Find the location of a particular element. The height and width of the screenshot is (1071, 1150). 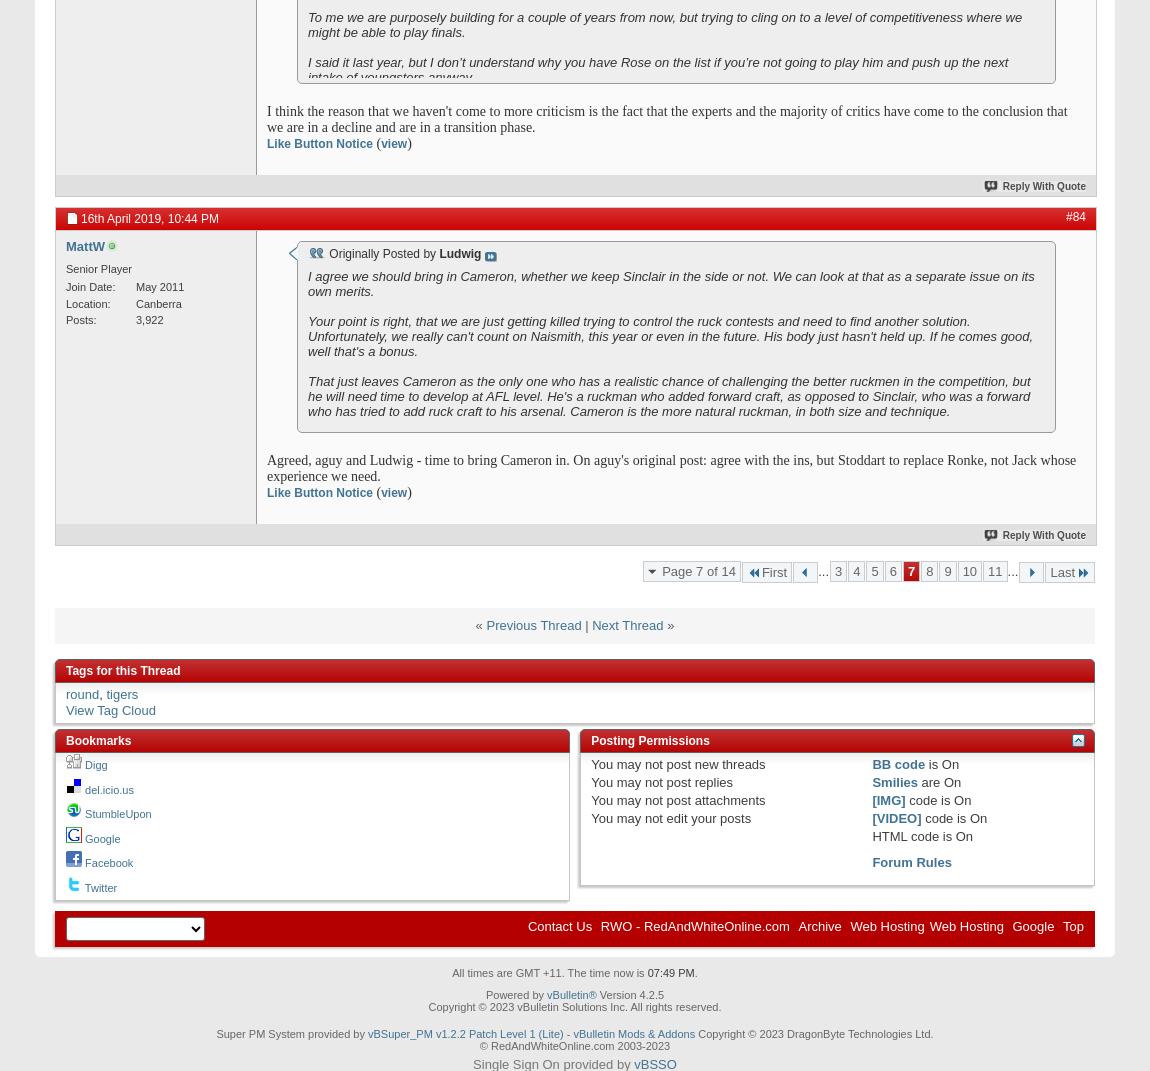

'[IMG]' is located at coordinates (888, 799).